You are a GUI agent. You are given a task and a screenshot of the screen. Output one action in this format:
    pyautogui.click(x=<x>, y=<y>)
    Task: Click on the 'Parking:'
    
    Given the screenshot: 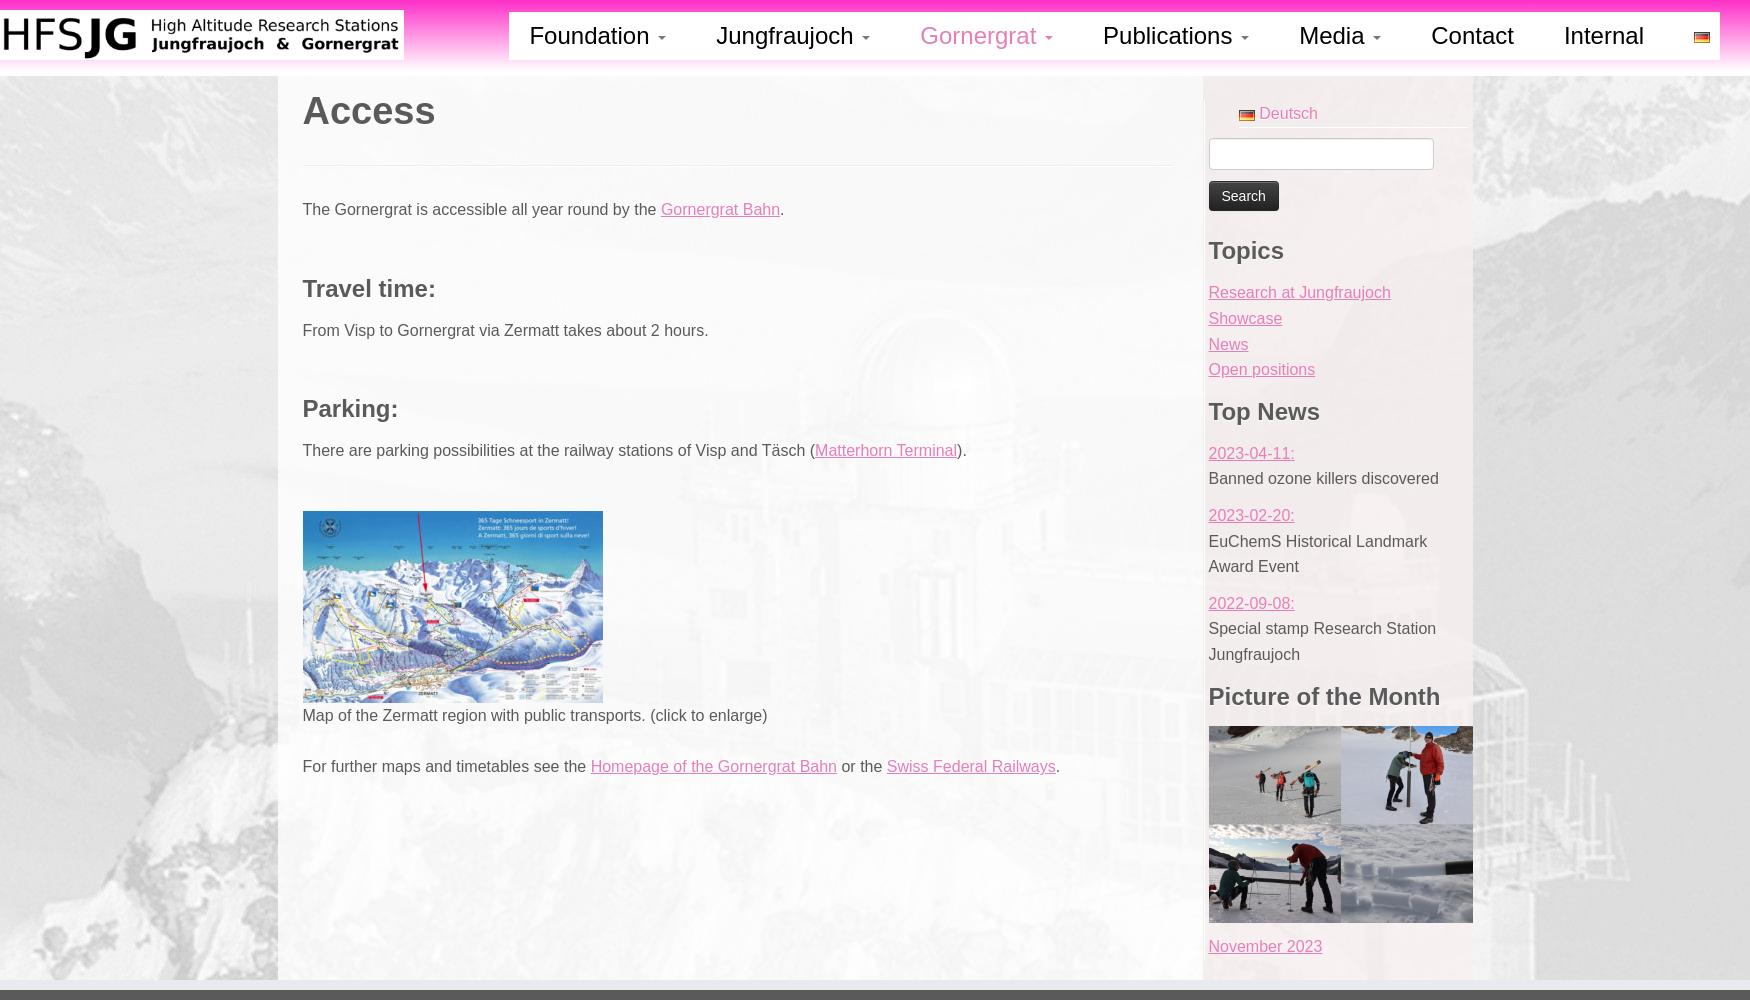 What is the action you would take?
    pyautogui.click(x=350, y=407)
    